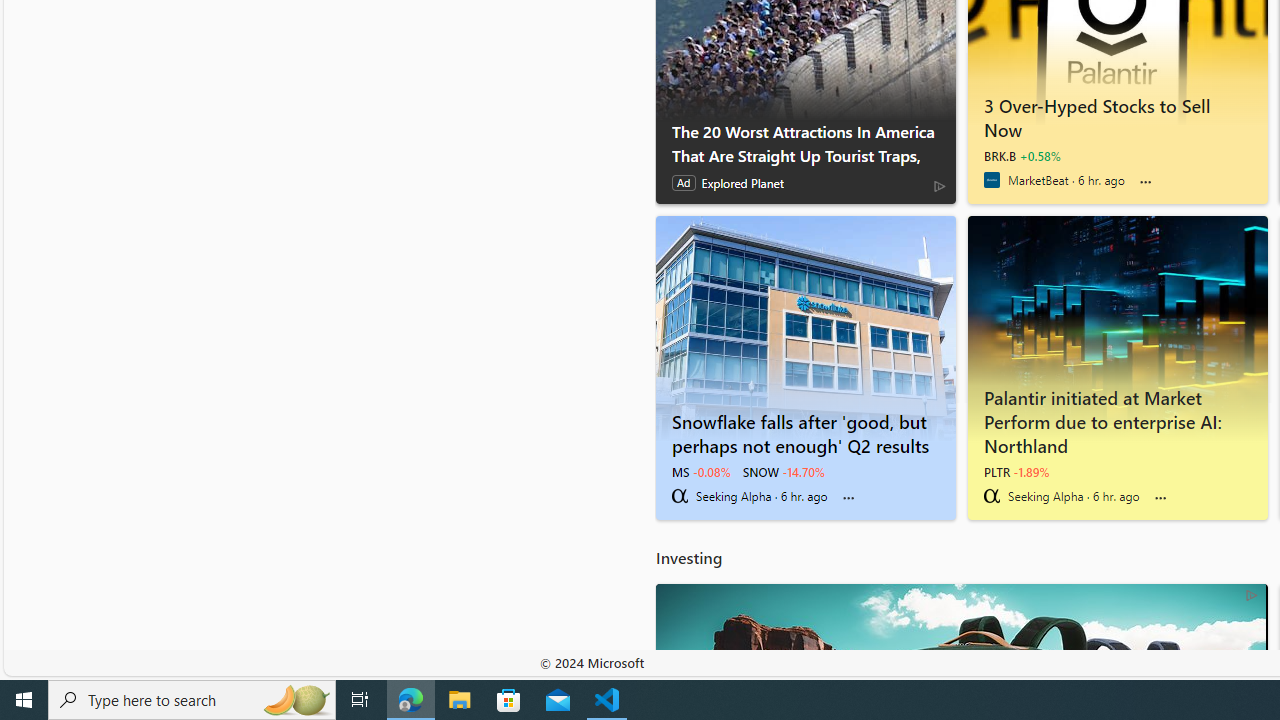  What do you see at coordinates (991, 180) in the screenshot?
I see `'MarketBeat'` at bounding box center [991, 180].